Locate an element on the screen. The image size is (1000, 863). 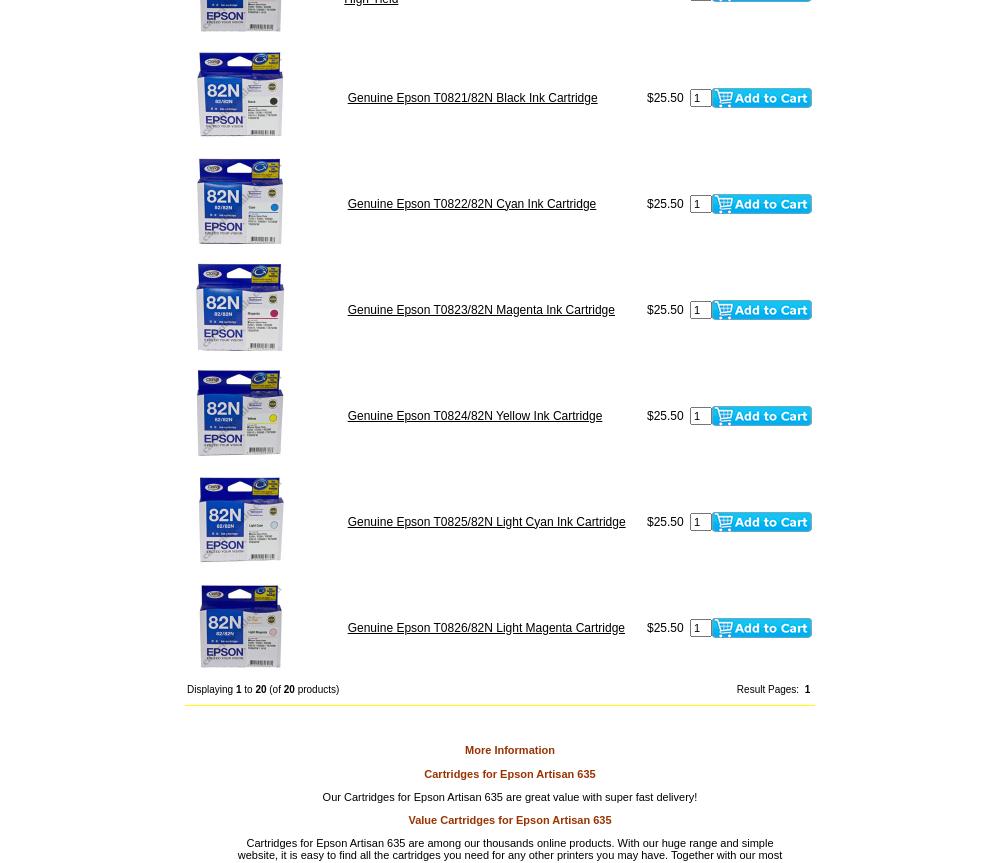
'Value Cartridges for Epson Artisan 635' is located at coordinates (509, 819).